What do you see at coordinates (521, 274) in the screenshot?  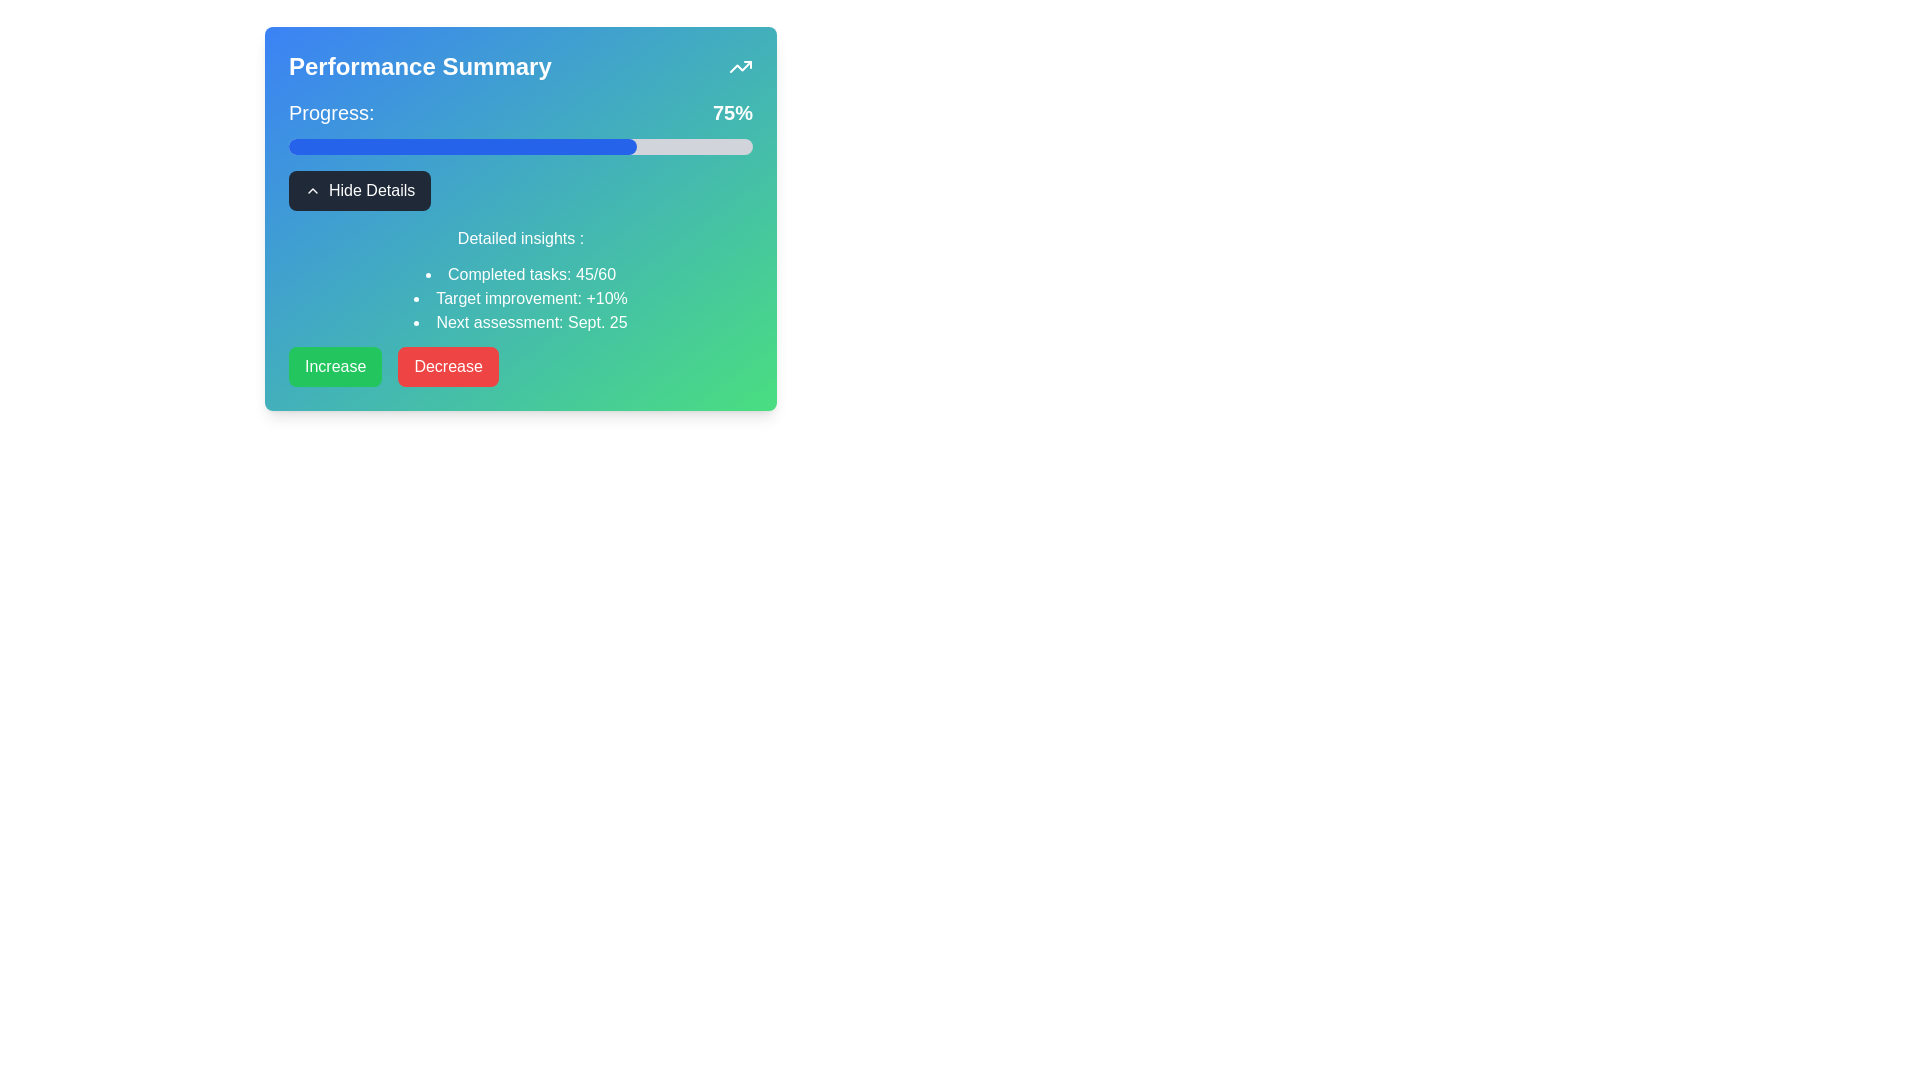 I see `text displaying 'Completed tasks: 45/60', which is styled with a bullet point and white text color, located under the 'Hide Details' button within the 'Performance Summary' card` at bounding box center [521, 274].